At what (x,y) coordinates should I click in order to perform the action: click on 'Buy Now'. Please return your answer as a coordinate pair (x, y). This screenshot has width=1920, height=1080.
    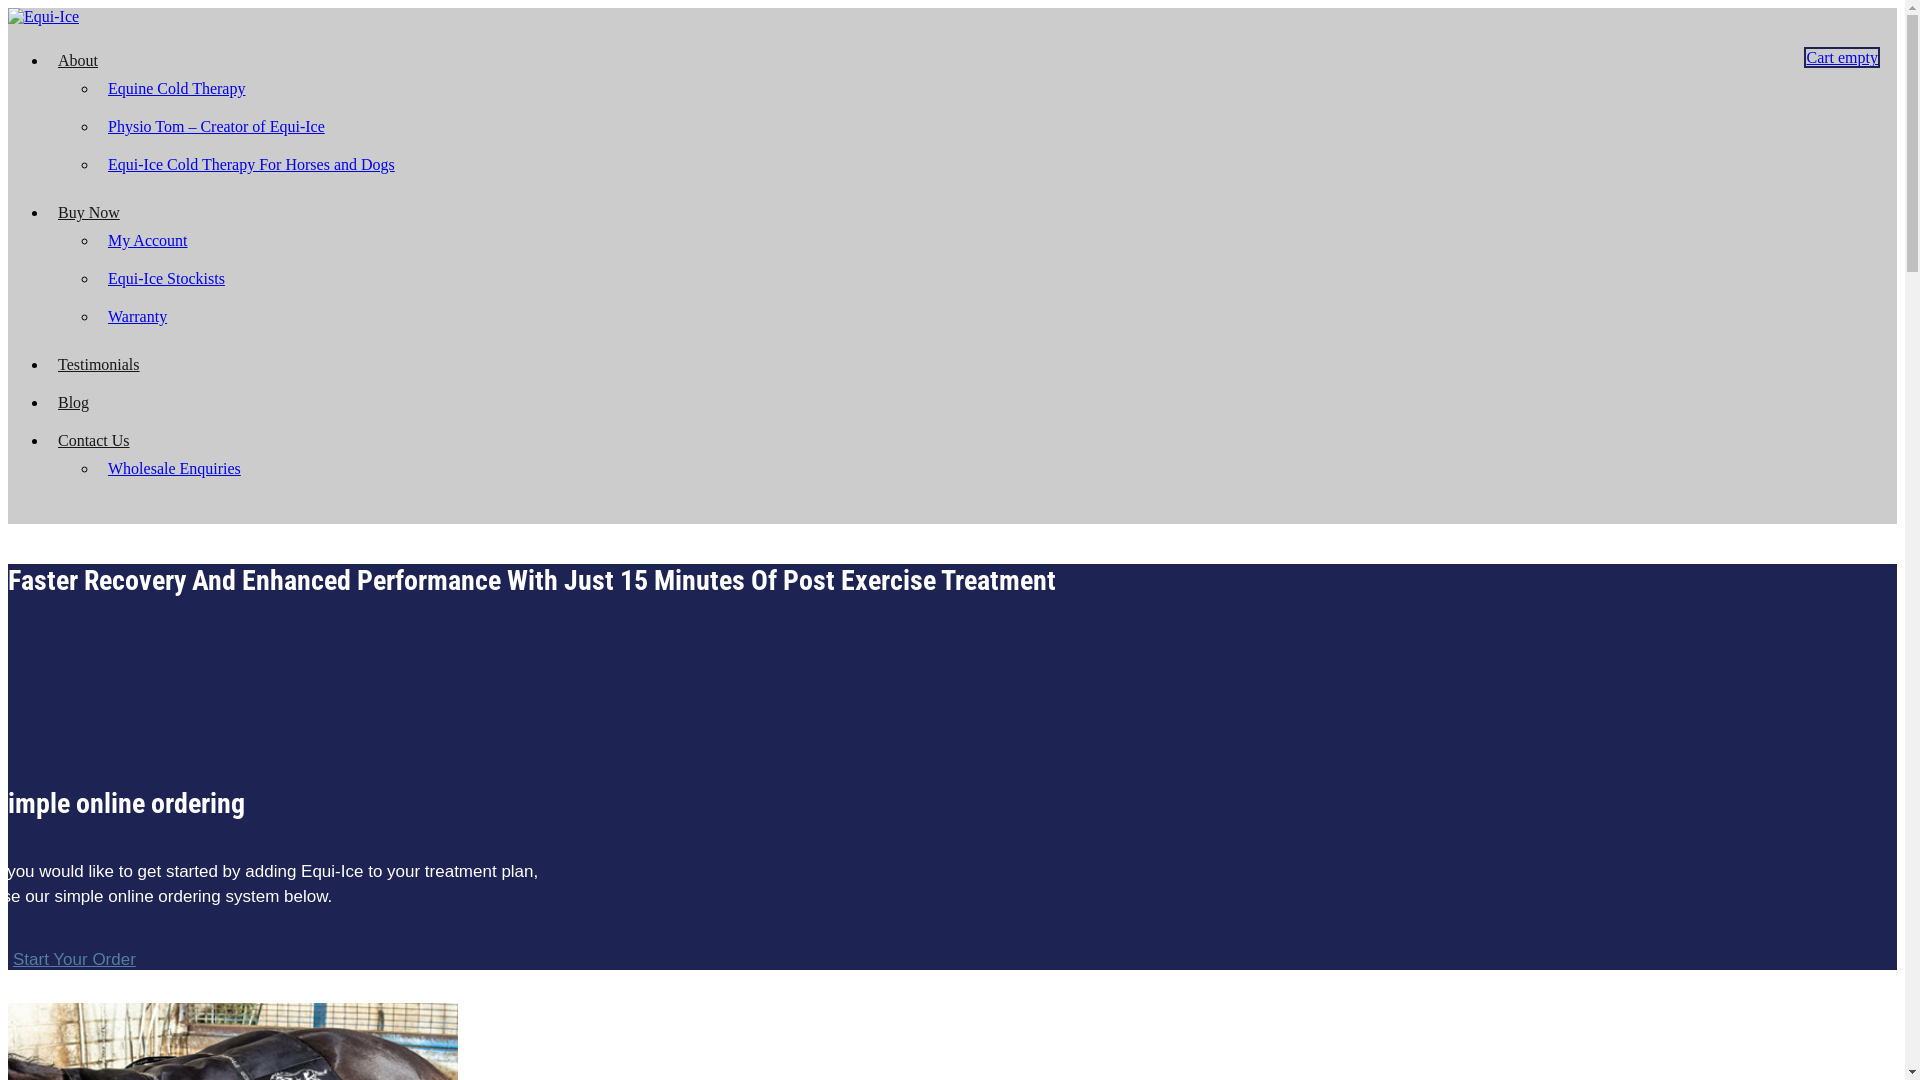
    Looking at the image, I should click on (88, 212).